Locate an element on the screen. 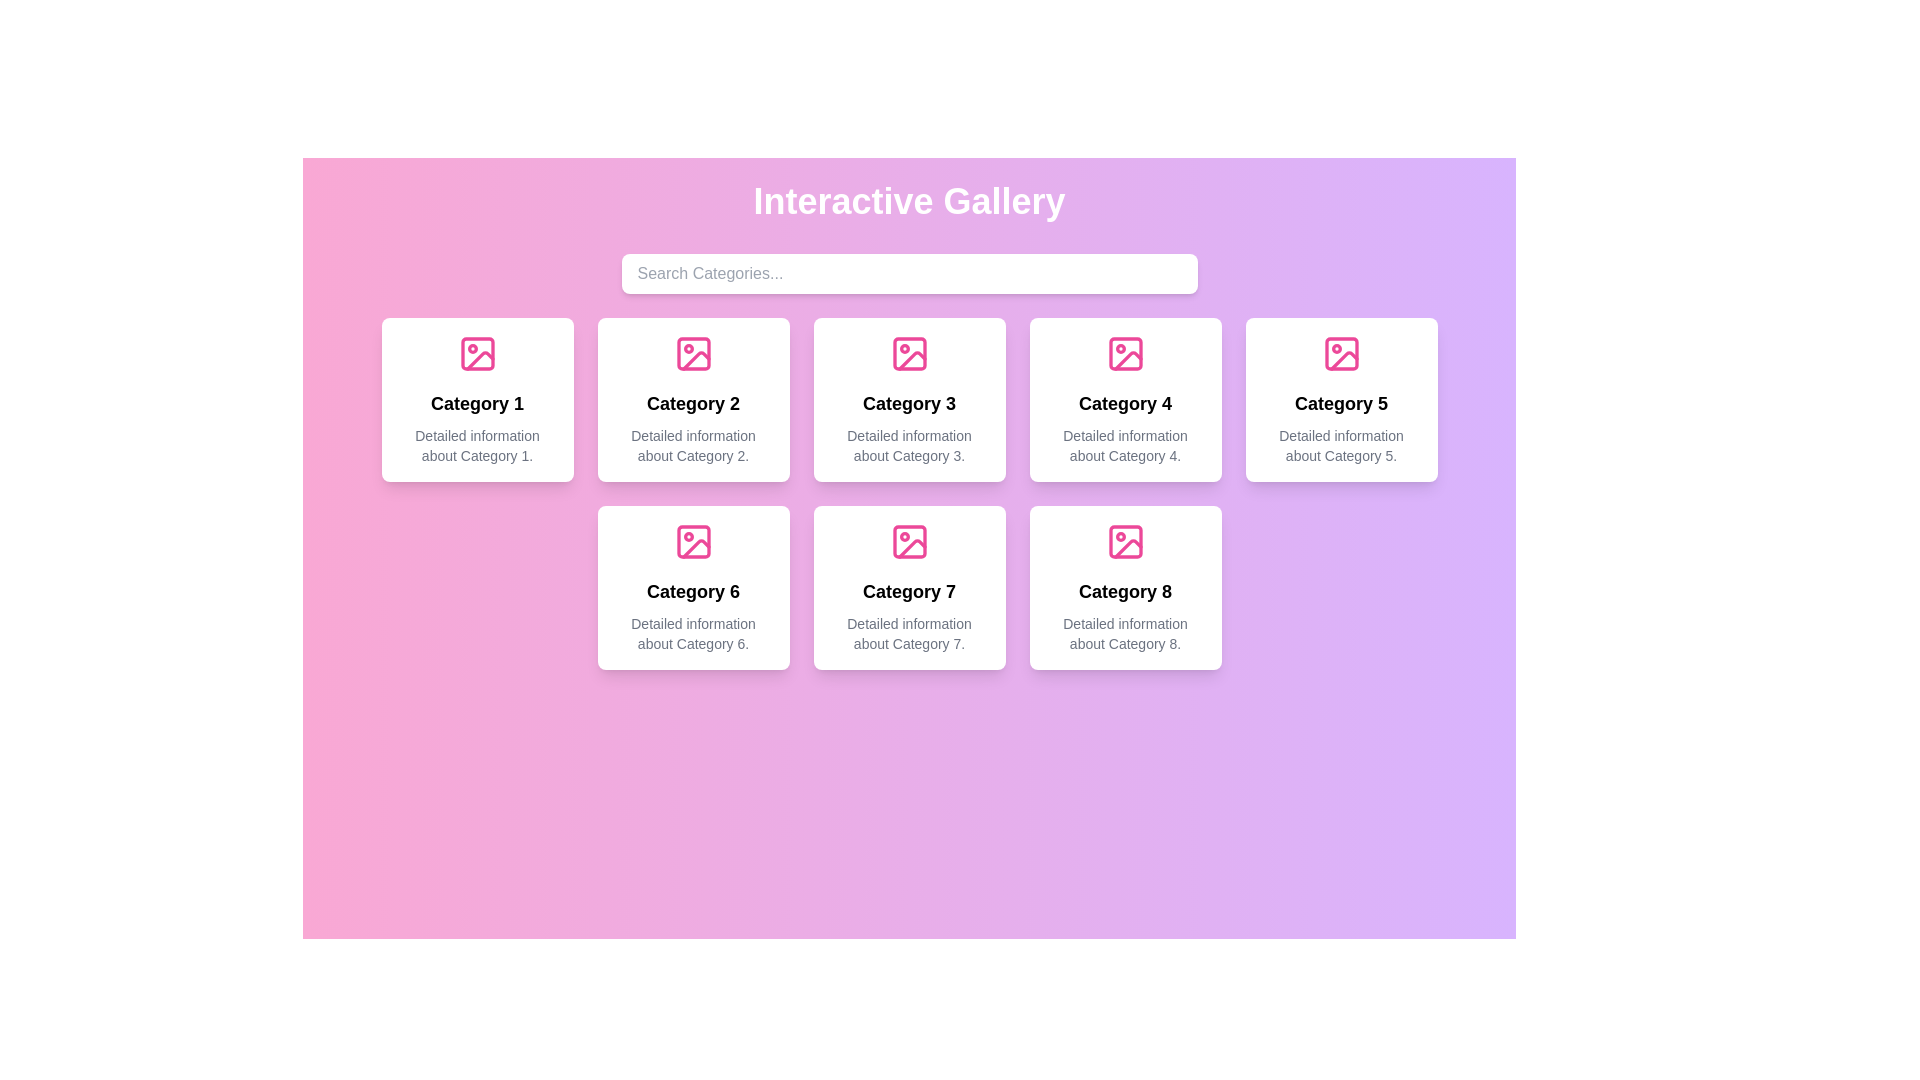 This screenshot has height=1080, width=1920. the descriptive text label located in the bottom section of the first card in the first row of the interface is located at coordinates (476, 445).